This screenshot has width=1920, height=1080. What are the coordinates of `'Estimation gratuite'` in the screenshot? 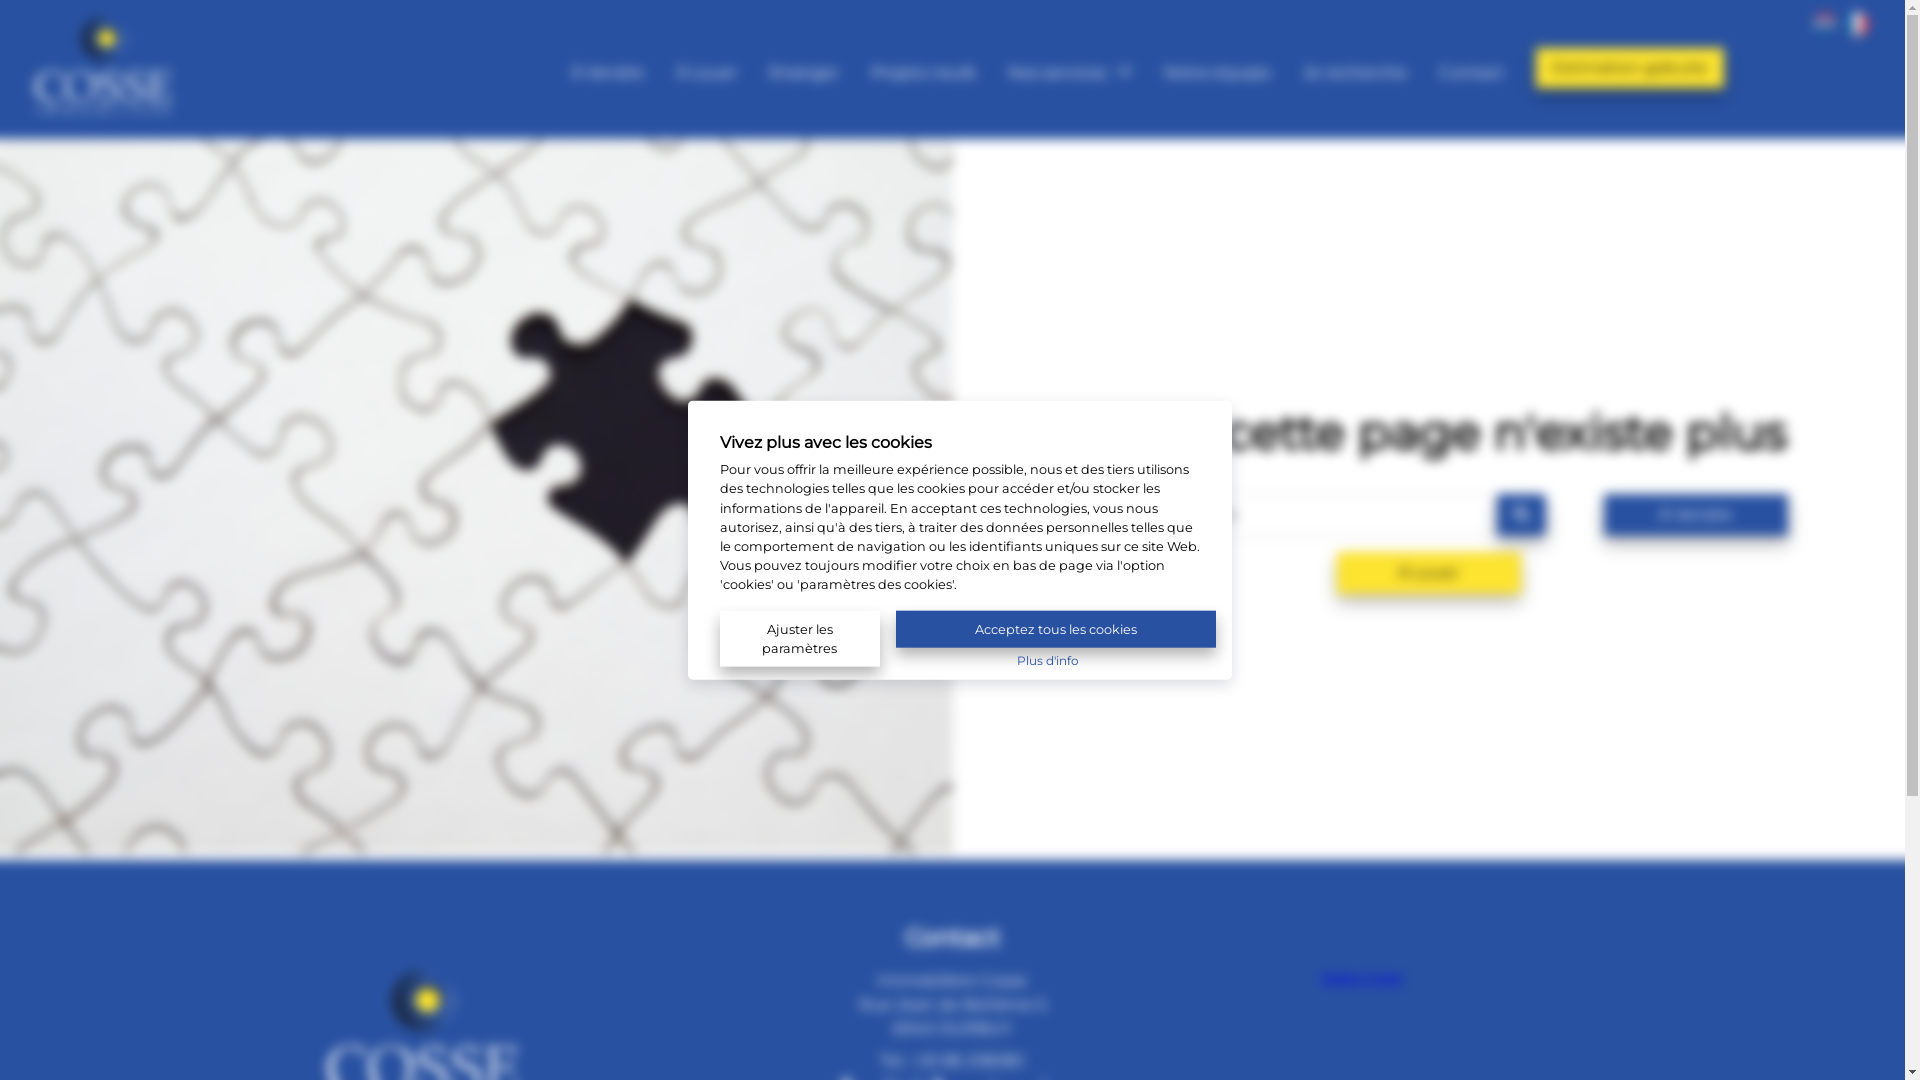 It's located at (1630, 65).